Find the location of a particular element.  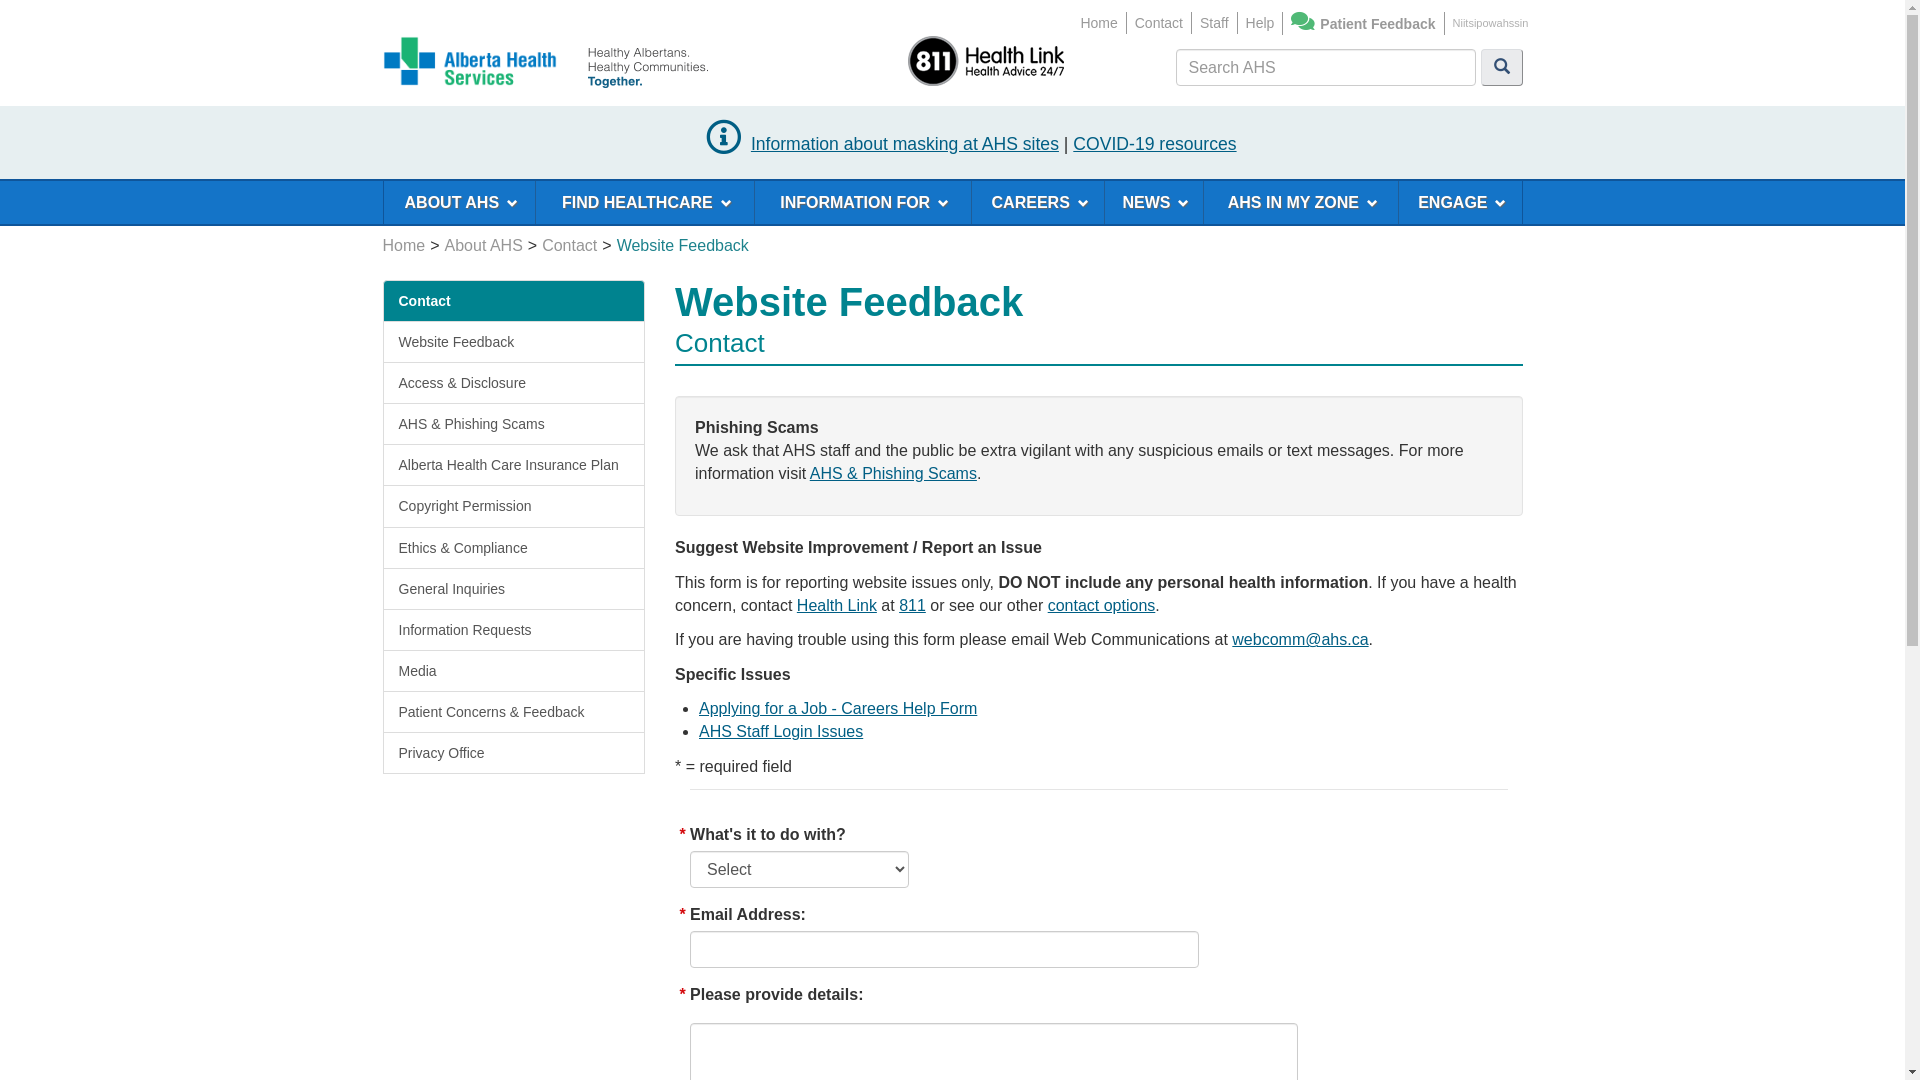

'About AHS' is located at coordinates (484, 244).